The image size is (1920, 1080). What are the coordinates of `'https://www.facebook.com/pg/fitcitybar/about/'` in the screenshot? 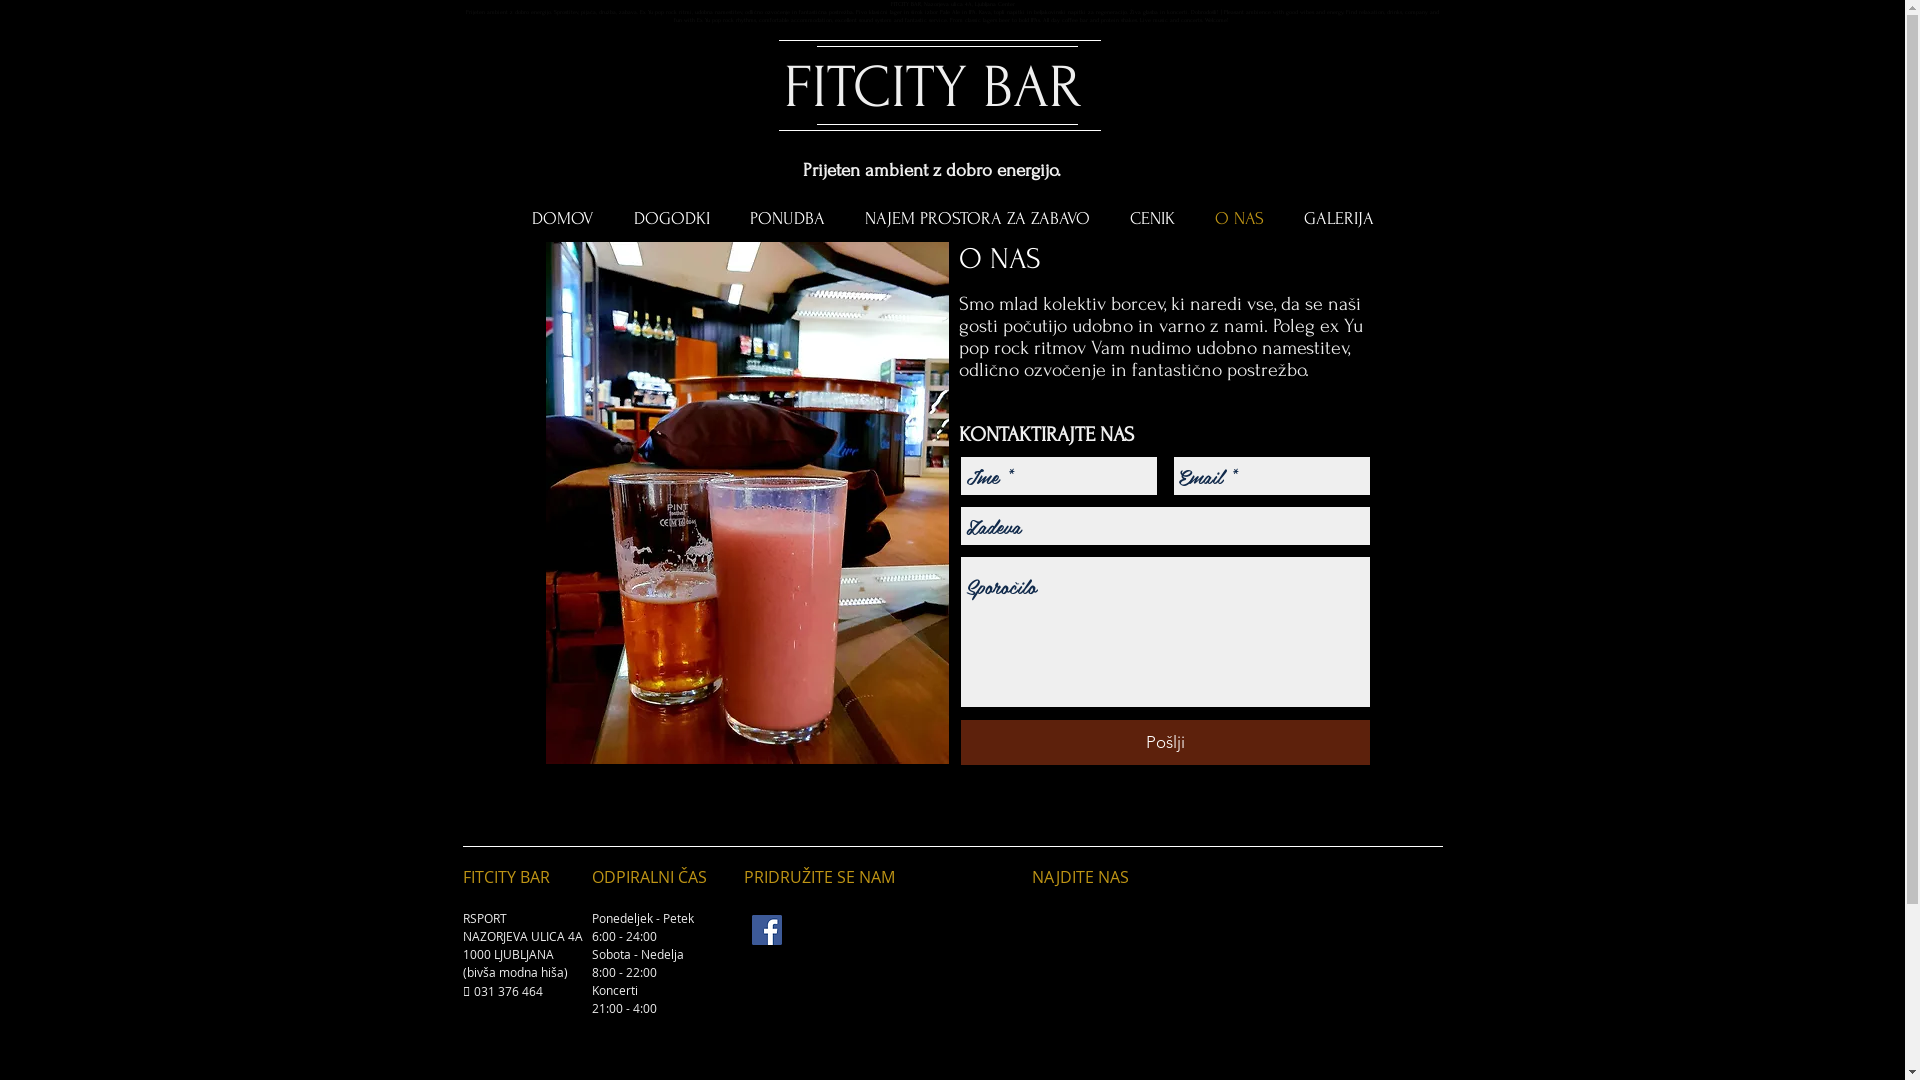 It's located at (851, 929).